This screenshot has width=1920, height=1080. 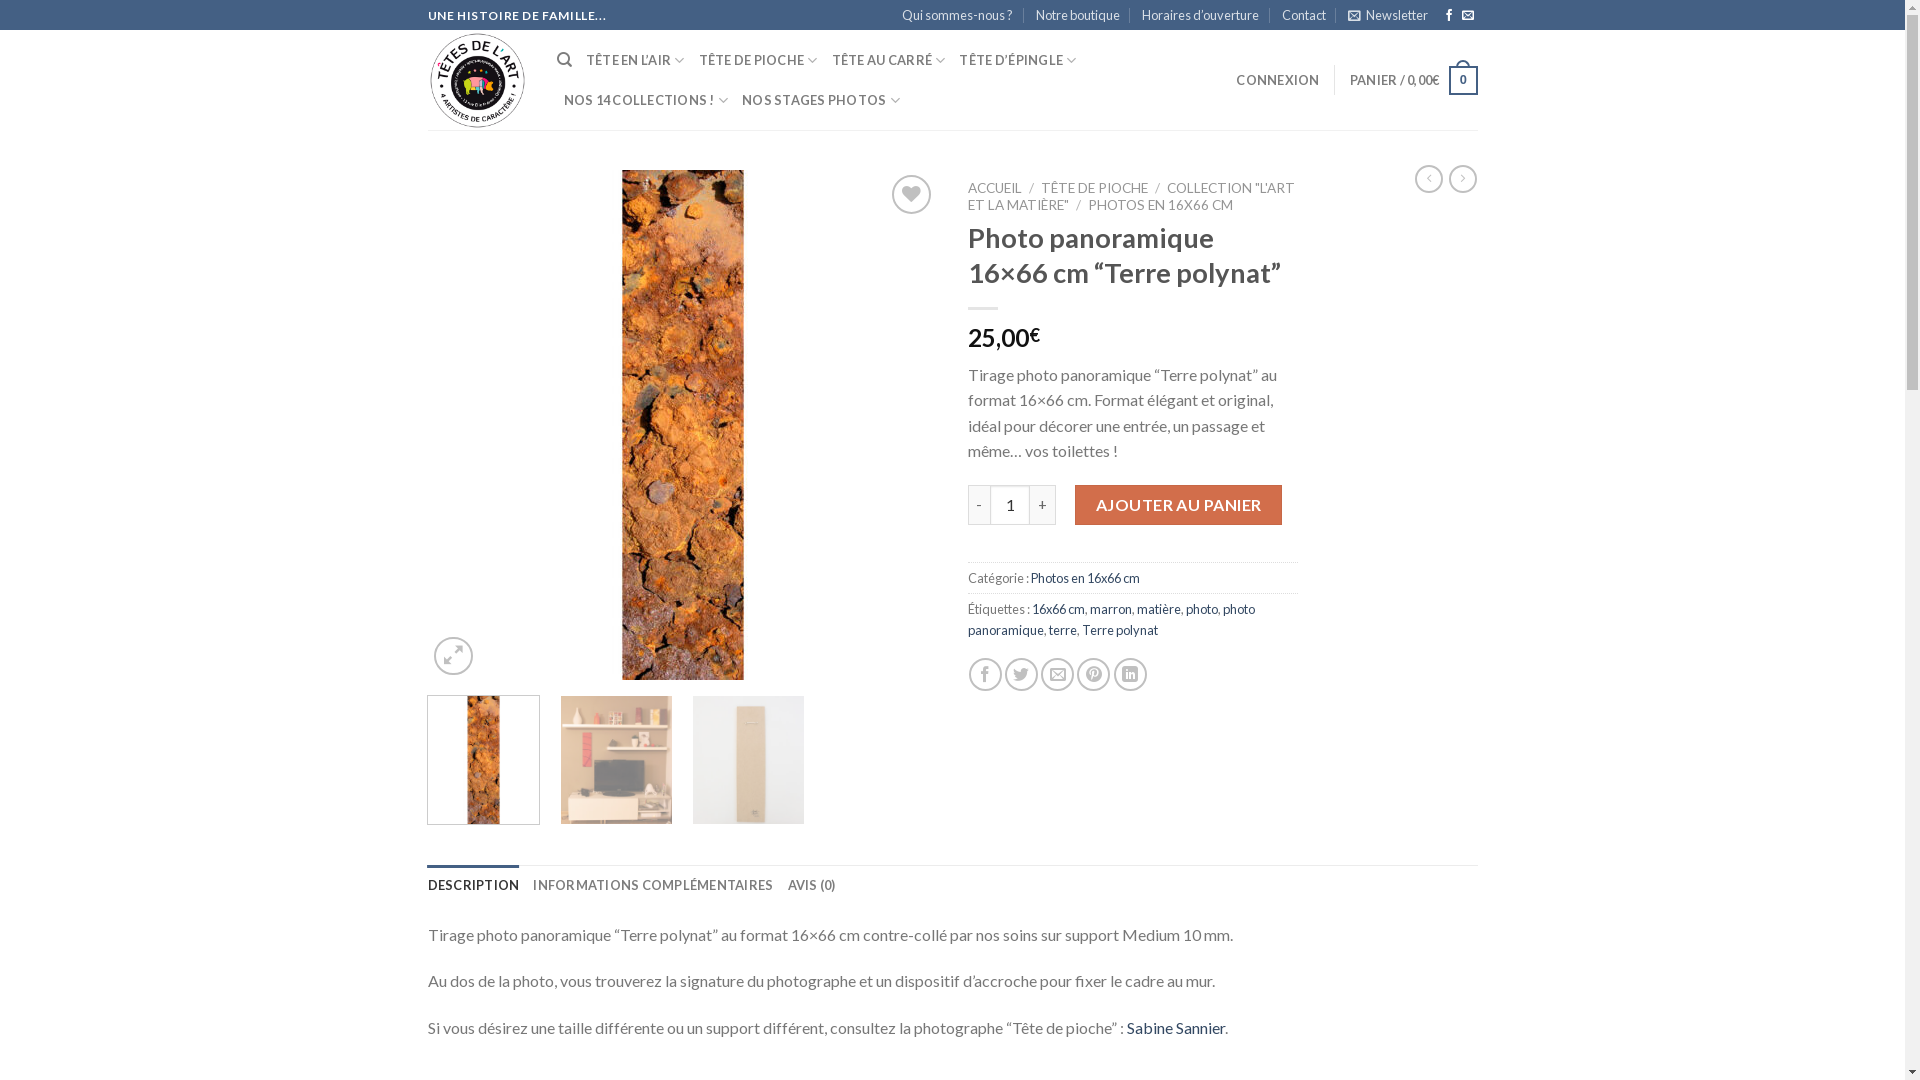 I want to click on 'Zoom', so click(x=452, y=656).